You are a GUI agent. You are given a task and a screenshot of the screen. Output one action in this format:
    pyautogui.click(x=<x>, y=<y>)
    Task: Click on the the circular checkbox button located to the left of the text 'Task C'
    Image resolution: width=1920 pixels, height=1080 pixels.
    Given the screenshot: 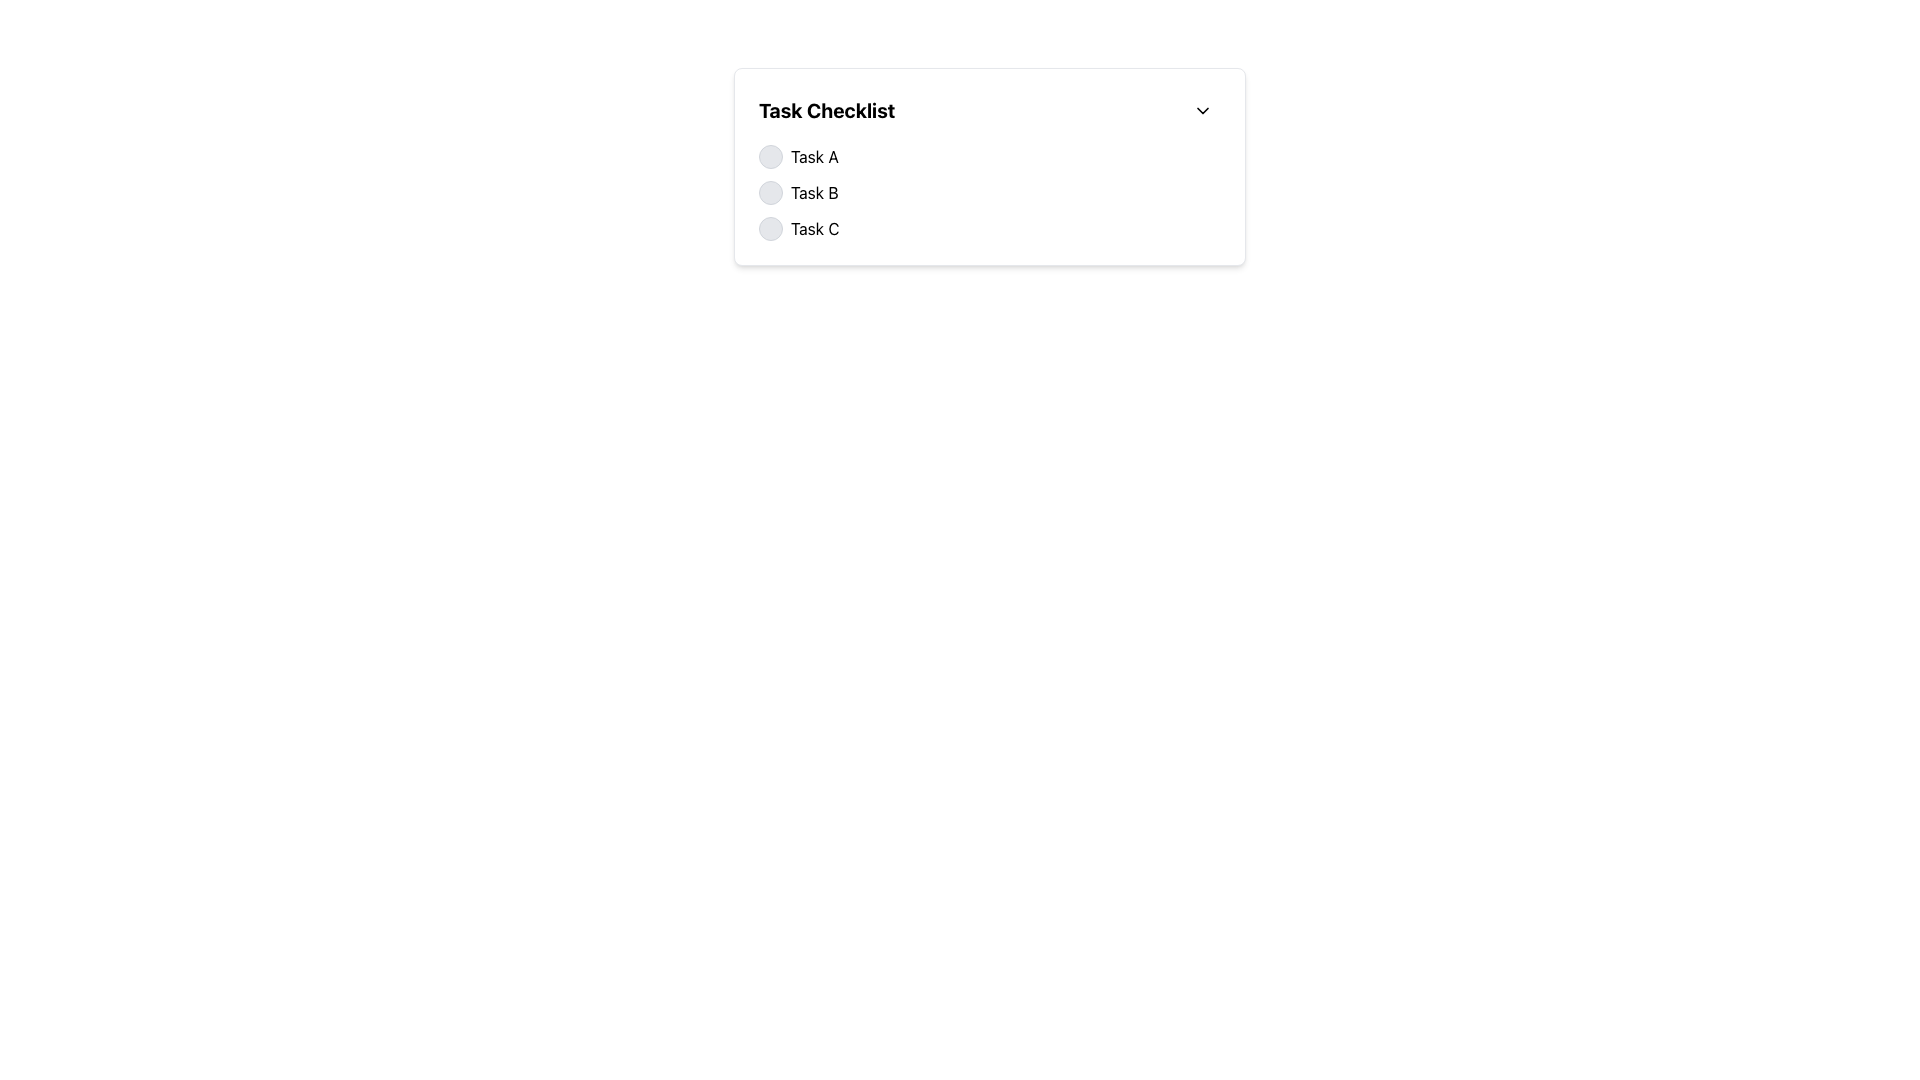 What is the action you would take?
    pyautogui.click(x=770, y=227)
    